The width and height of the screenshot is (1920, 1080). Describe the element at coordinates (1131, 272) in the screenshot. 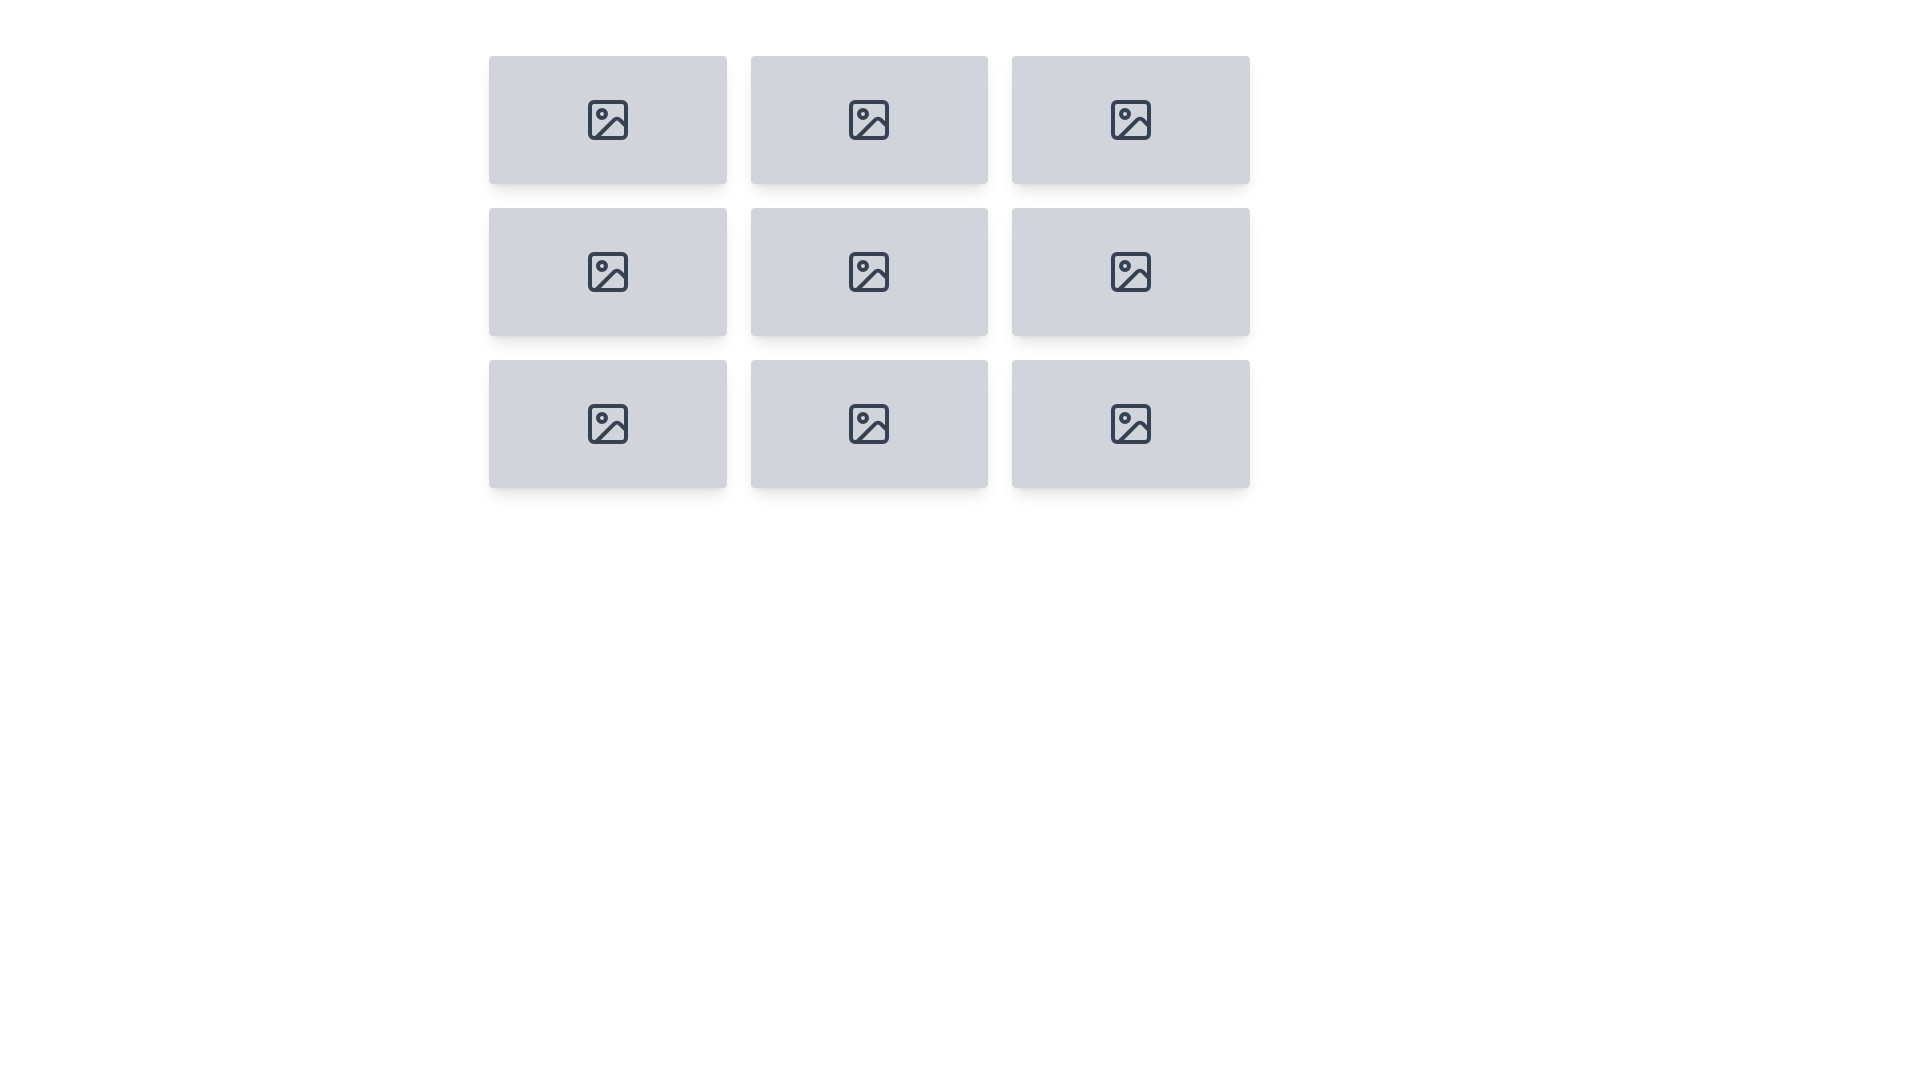

I see `the Card or content block located in the second row and third column of the grid layout, which serves as a visual placeholder for content` at that location.